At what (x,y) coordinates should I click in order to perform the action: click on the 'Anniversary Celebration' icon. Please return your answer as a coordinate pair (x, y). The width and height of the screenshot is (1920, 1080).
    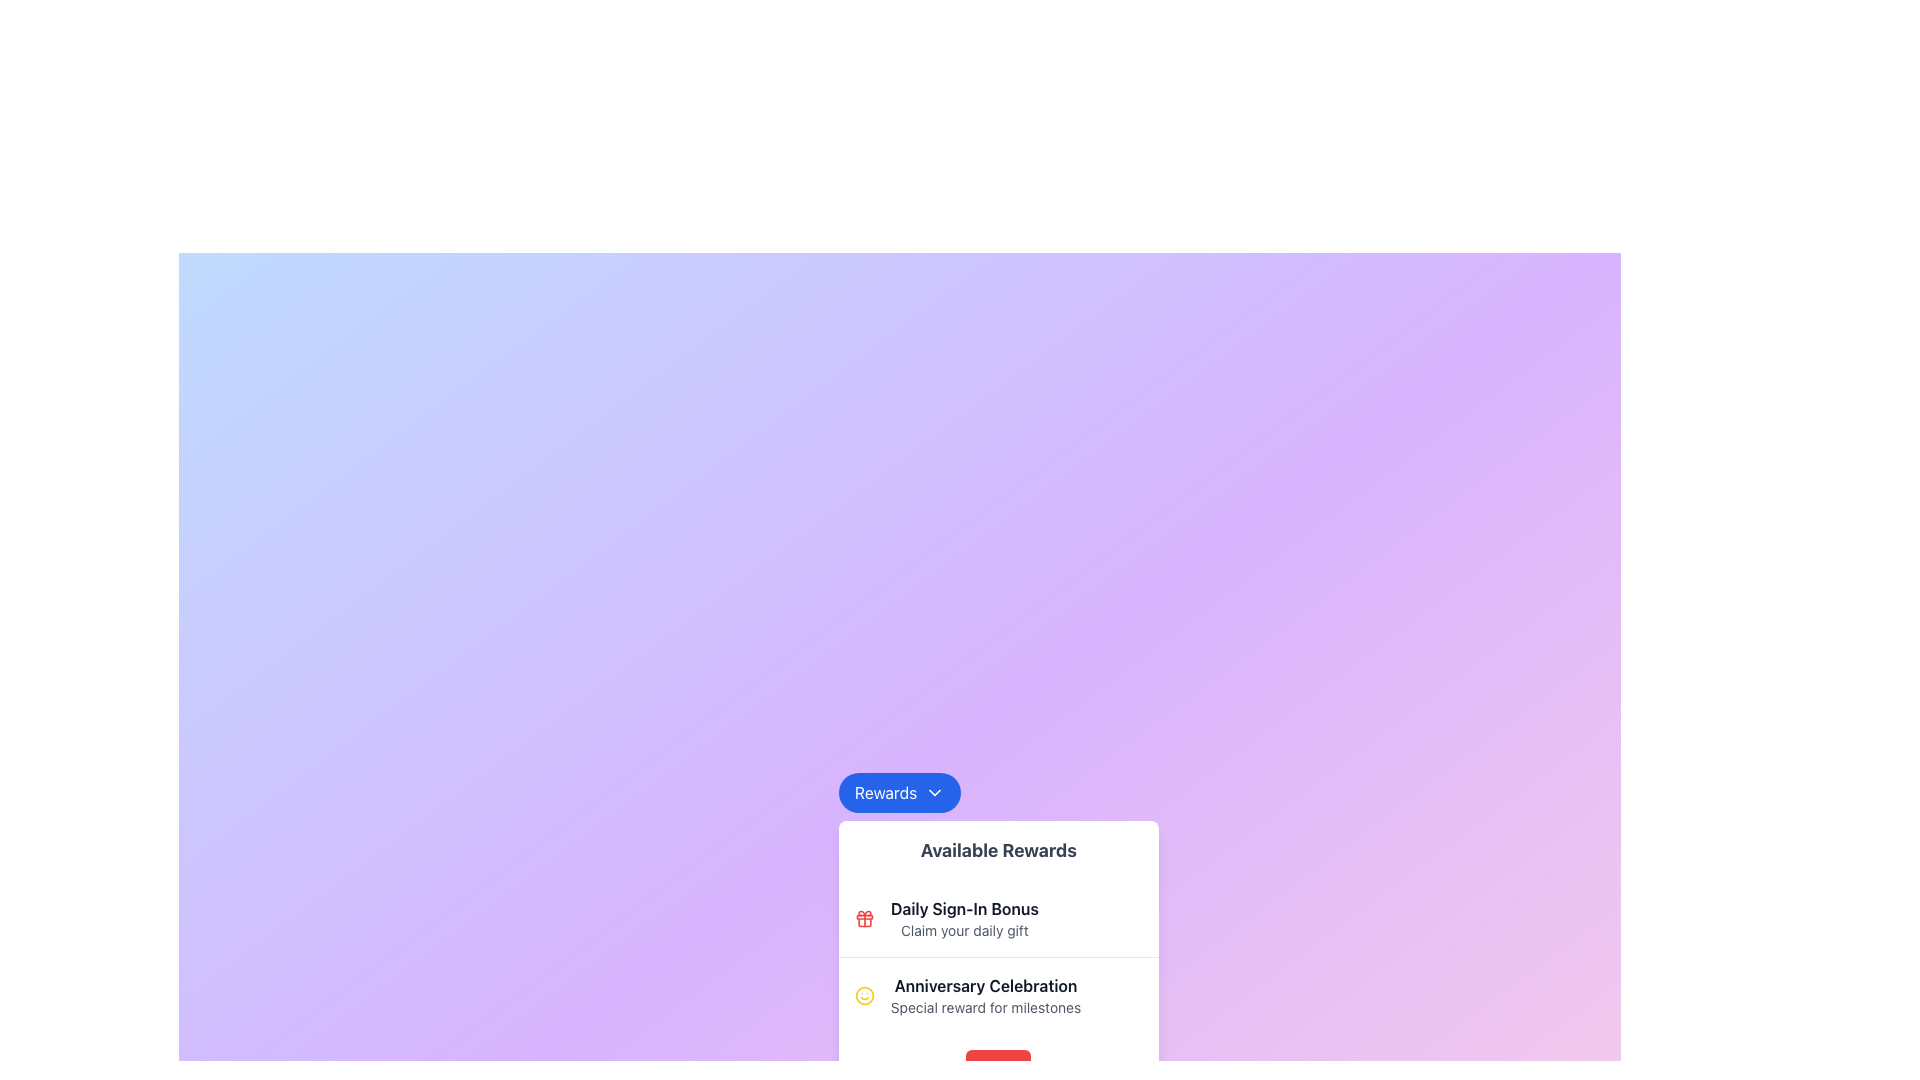
    Looking at the image, I should click on (864, 995).